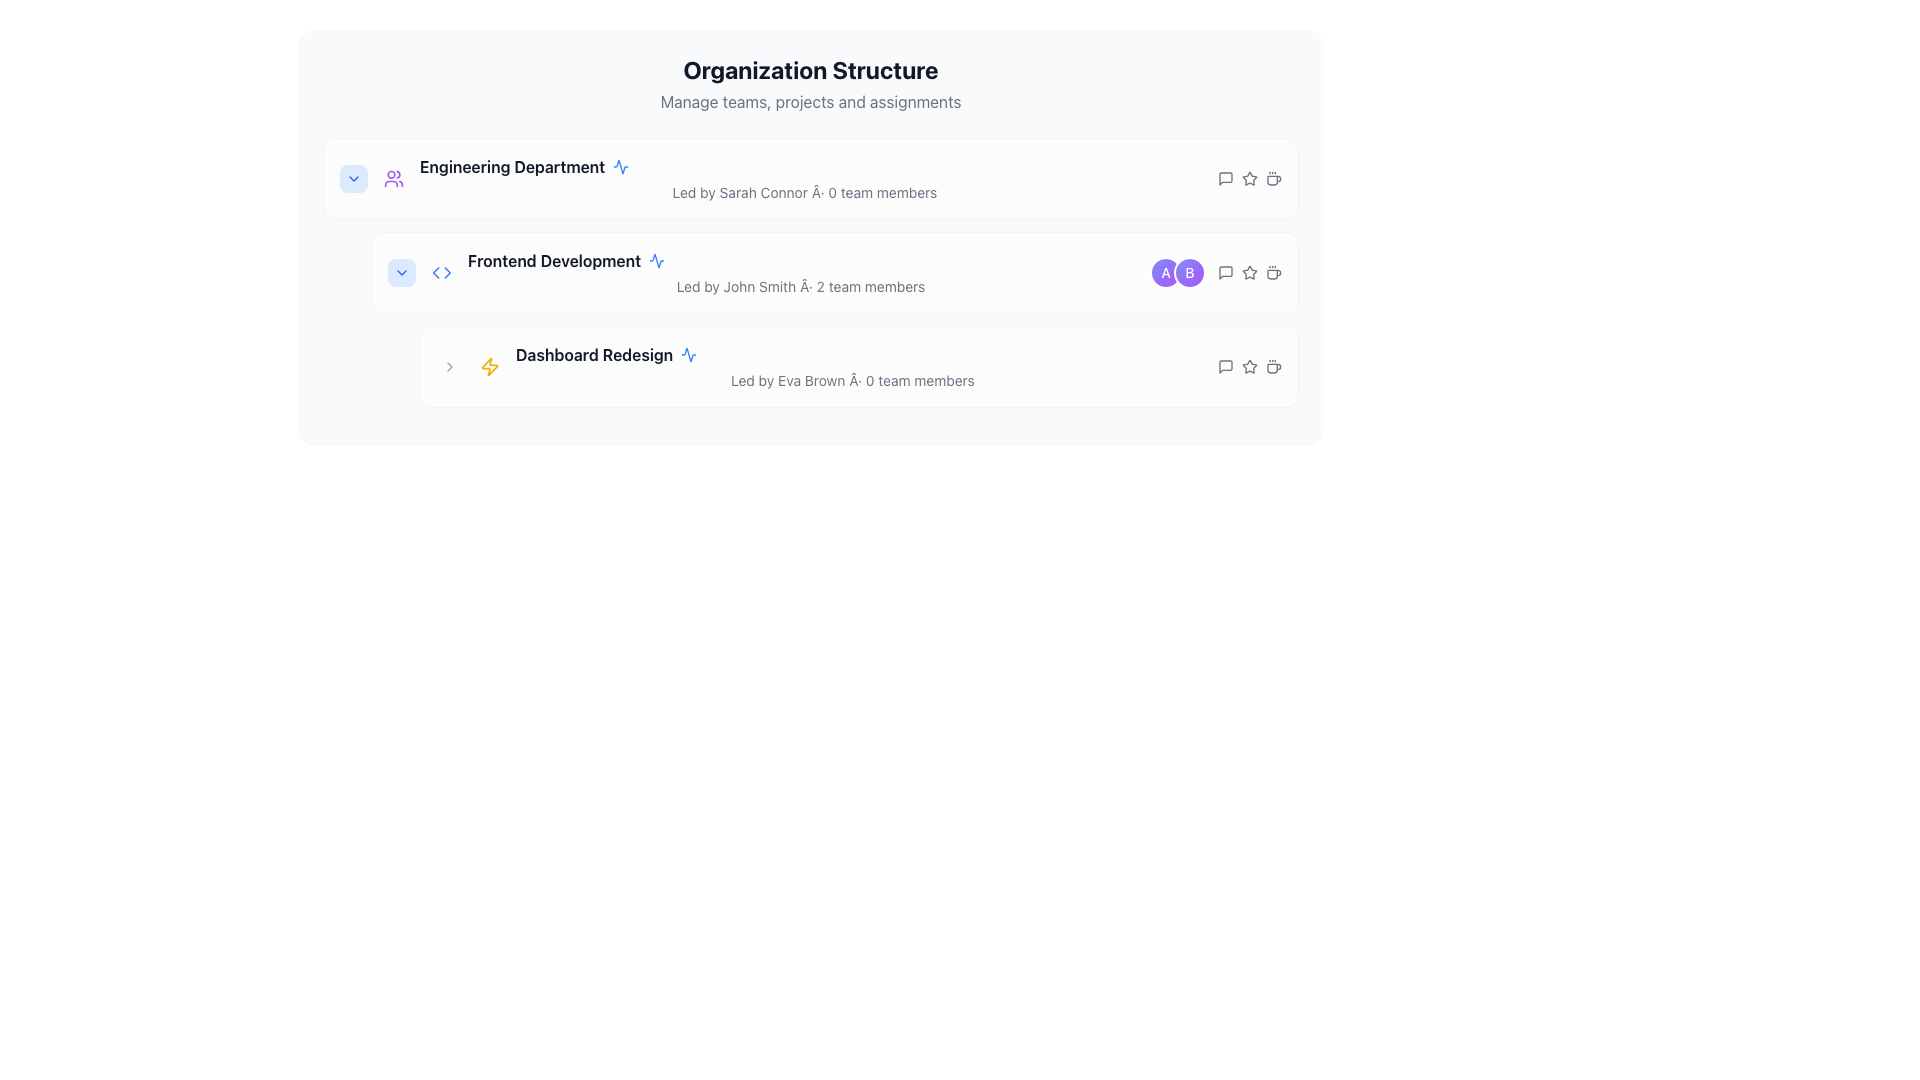 The height and width of the screenshot is (1080, 1920). What do you see at coordinates (1224, 177) in the screenshot?
I see `the speech bubble icon located in the 'Engineering Department' group item` at bounding box center [1224, 177].